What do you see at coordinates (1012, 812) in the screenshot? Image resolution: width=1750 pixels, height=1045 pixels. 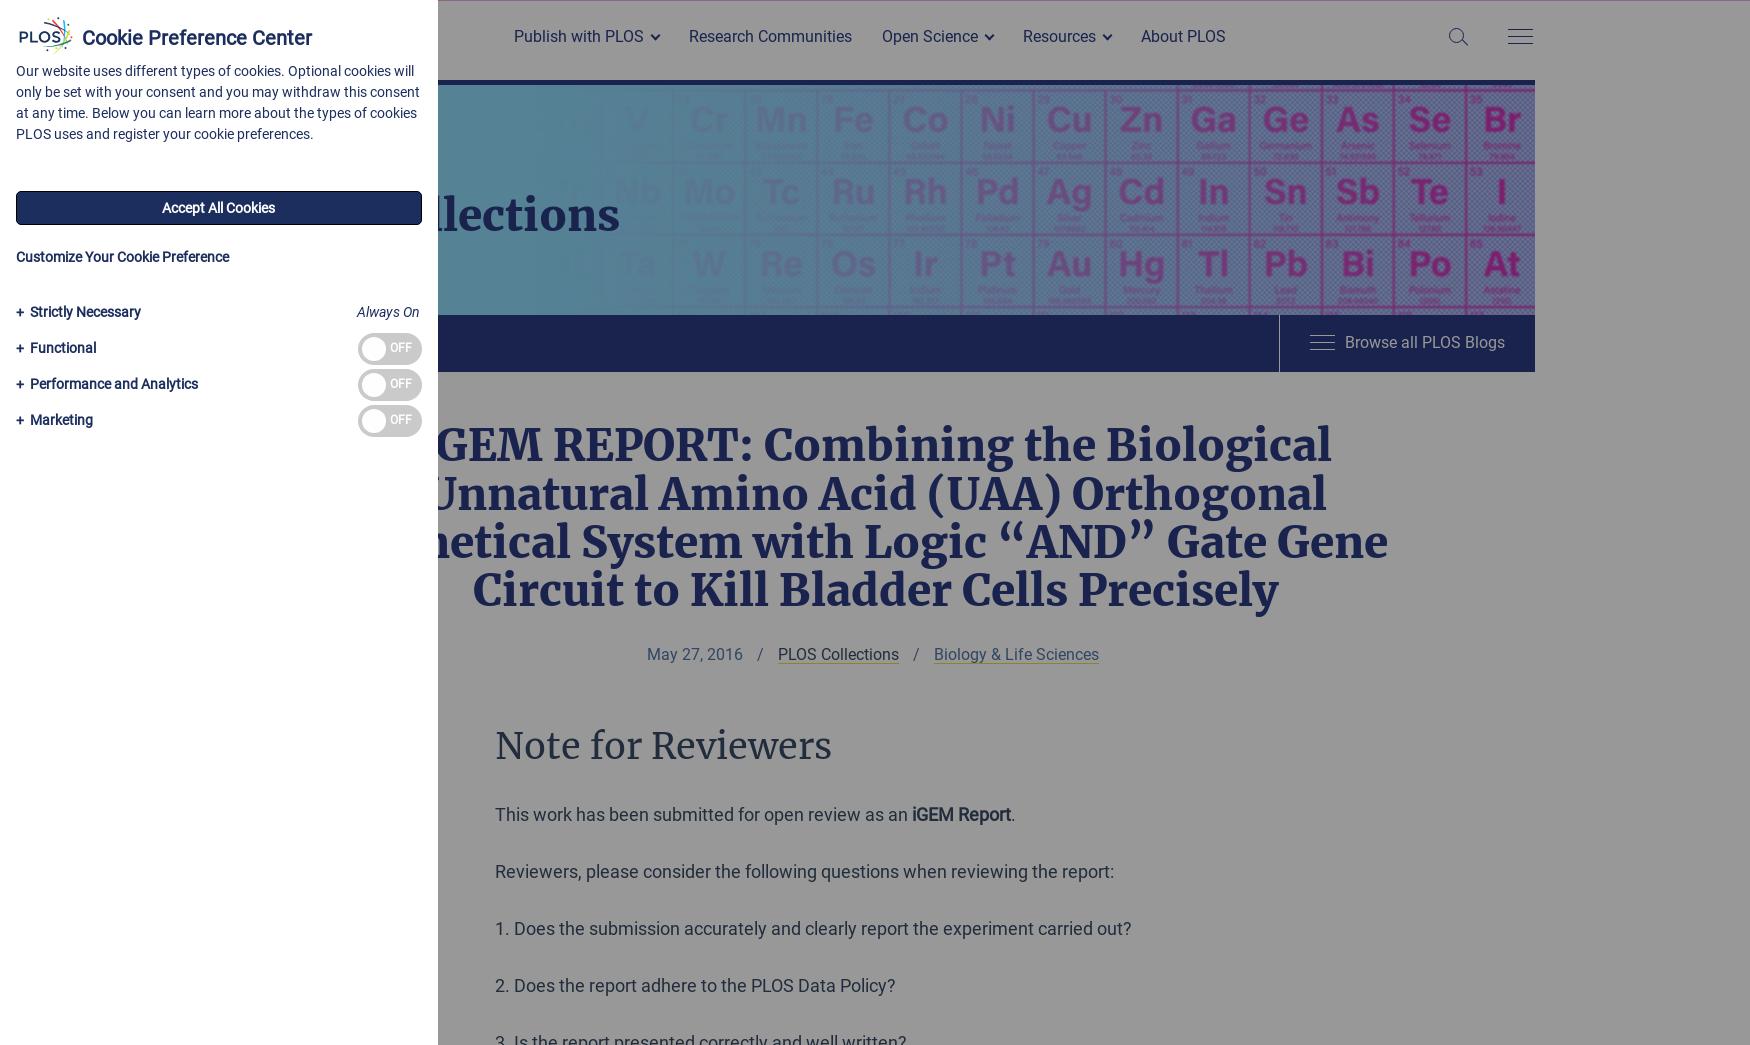 I see `'.'` at bounding box center [1012, 812].